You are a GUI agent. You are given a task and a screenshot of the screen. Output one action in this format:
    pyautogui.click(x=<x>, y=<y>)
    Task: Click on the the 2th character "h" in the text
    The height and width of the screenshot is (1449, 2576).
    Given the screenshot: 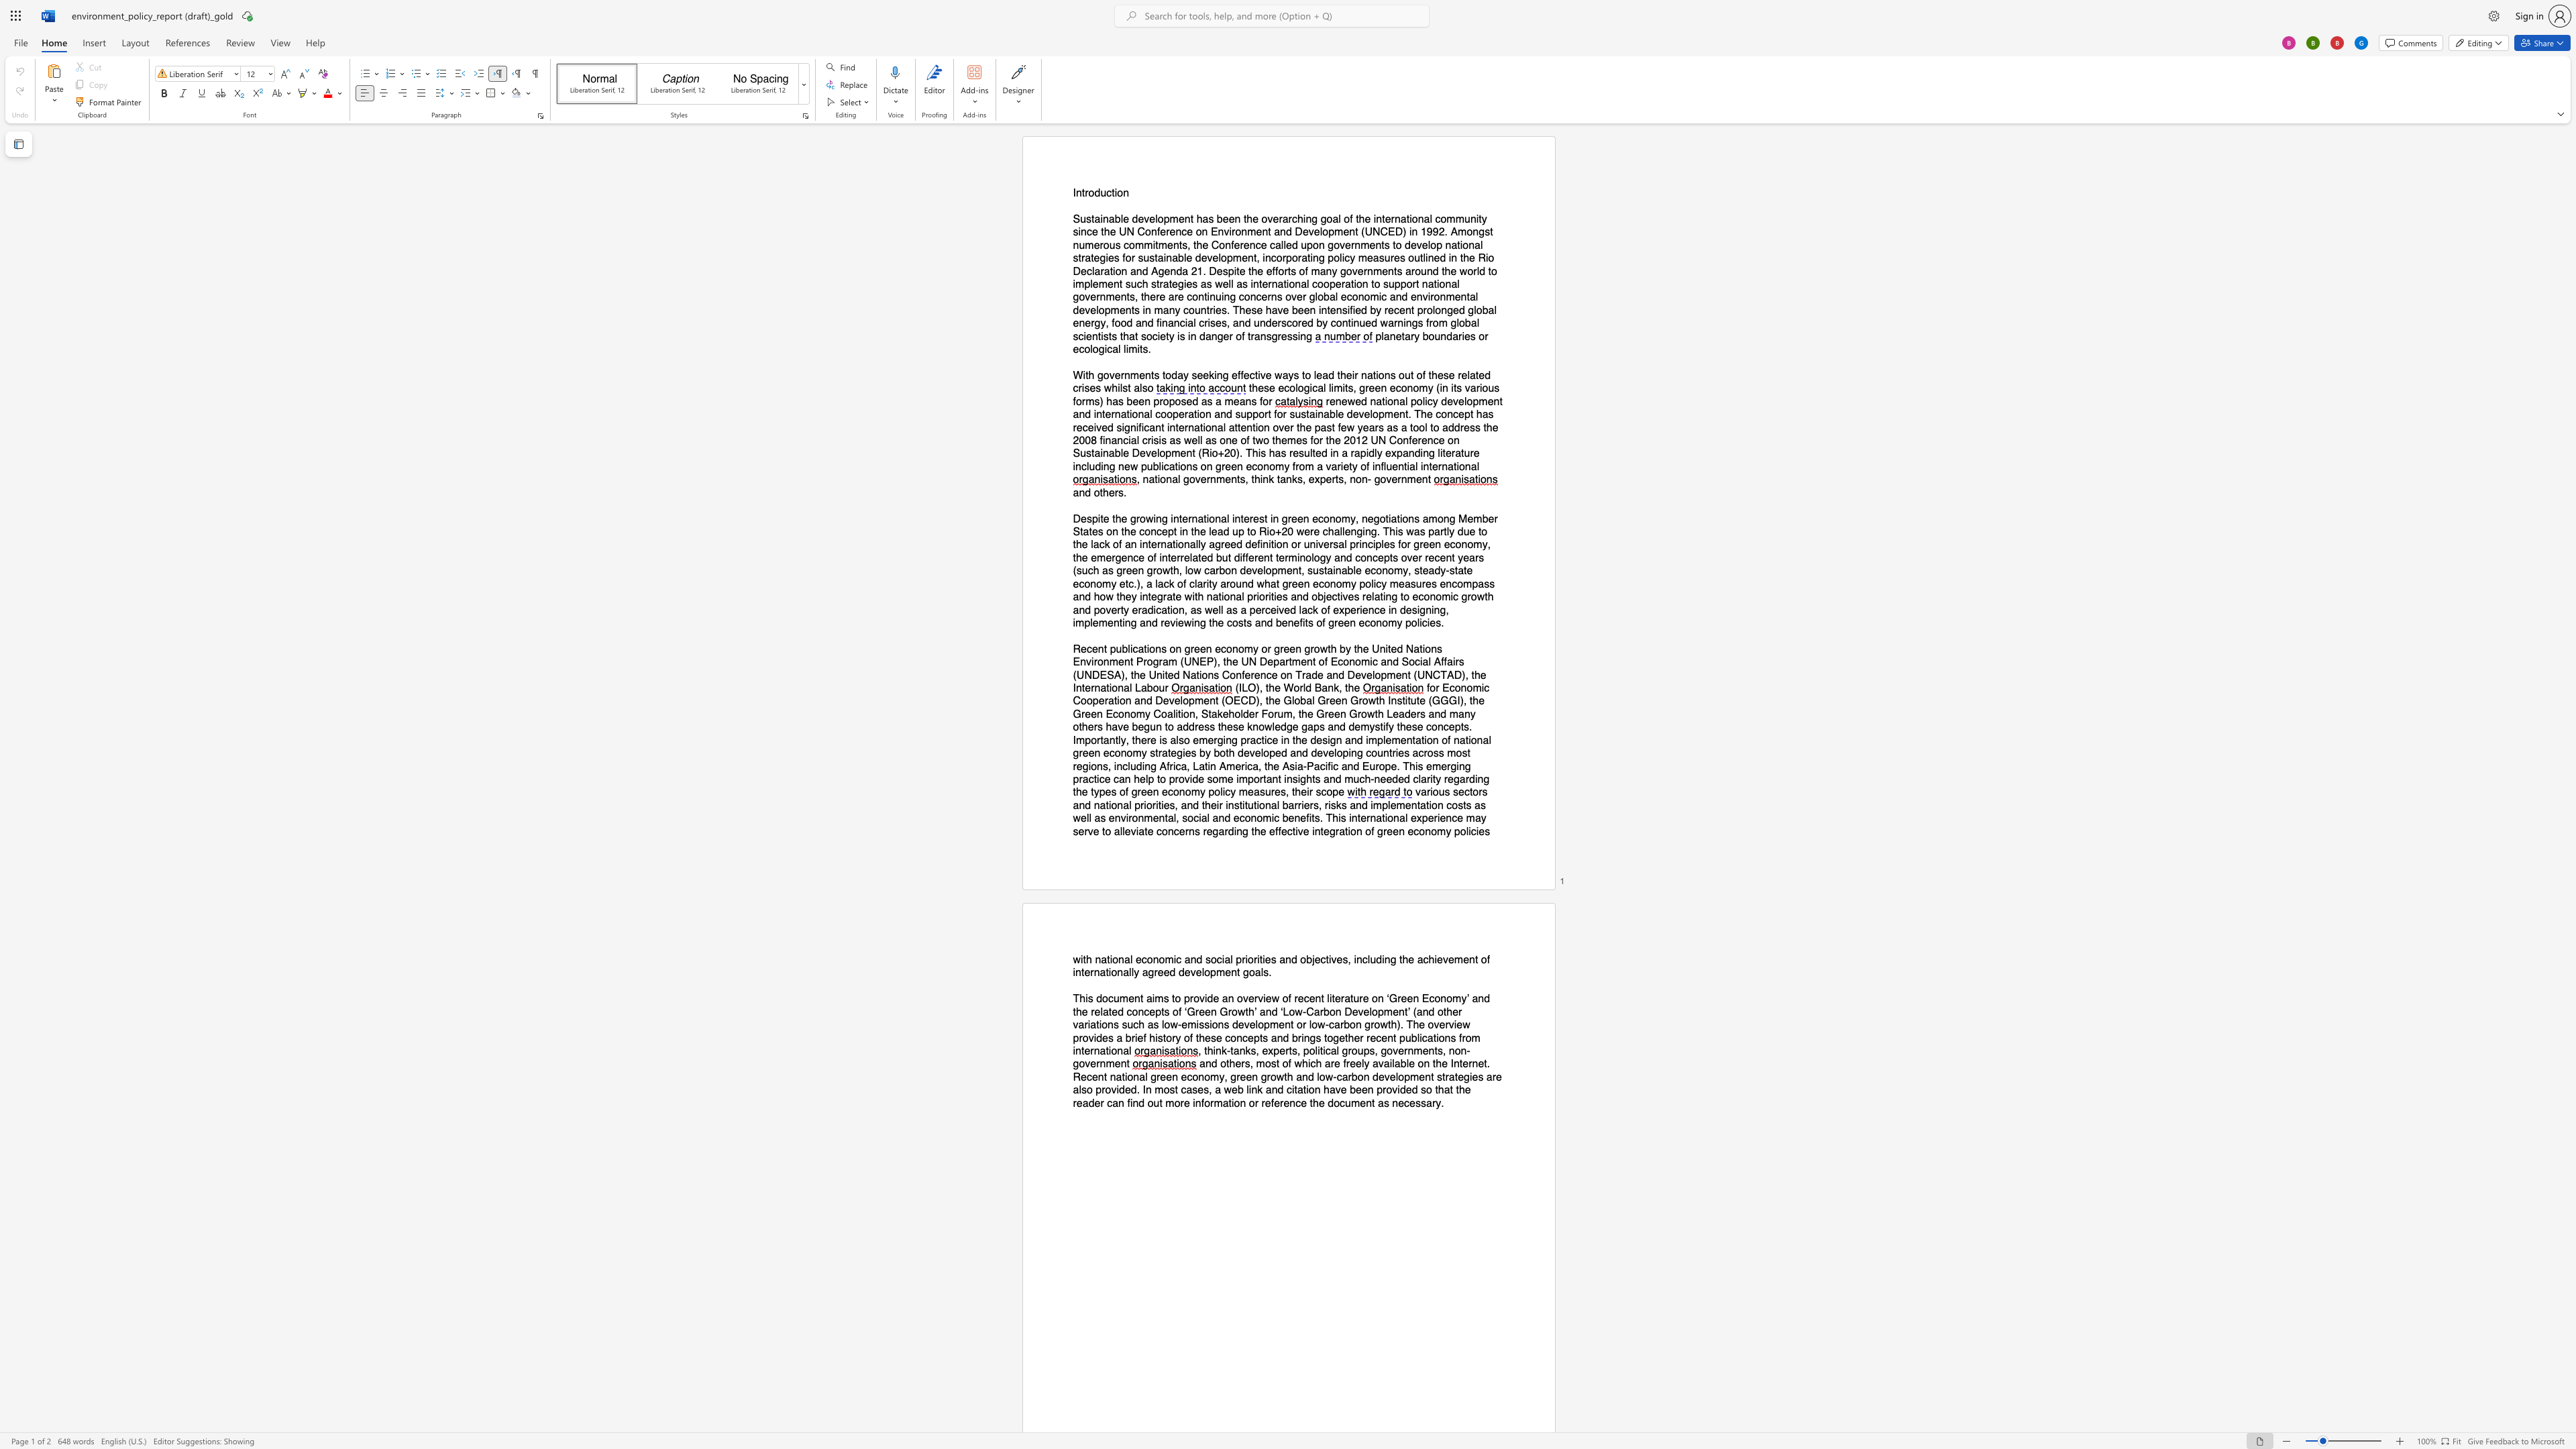 What is the action you would take?
    pyautogui.click(x=1342, y=374)
    